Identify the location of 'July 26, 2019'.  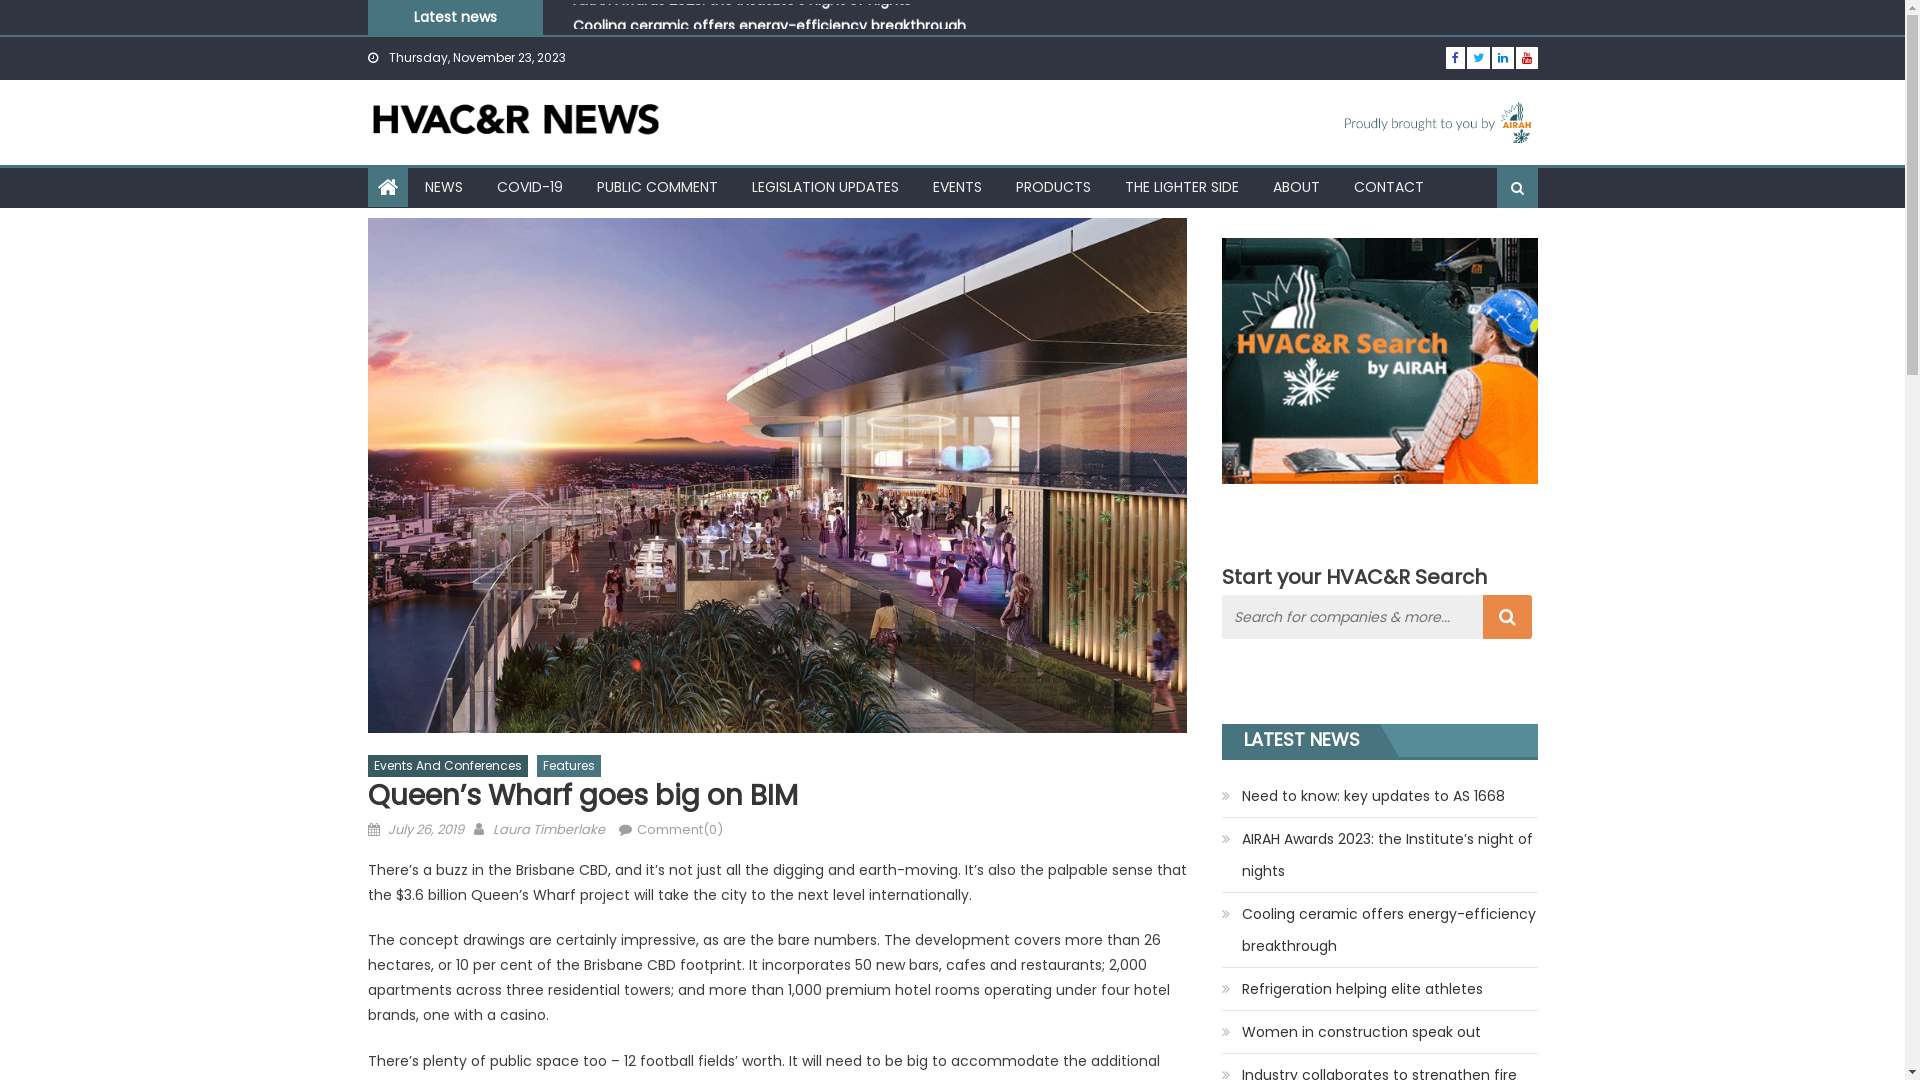
(388, 829).